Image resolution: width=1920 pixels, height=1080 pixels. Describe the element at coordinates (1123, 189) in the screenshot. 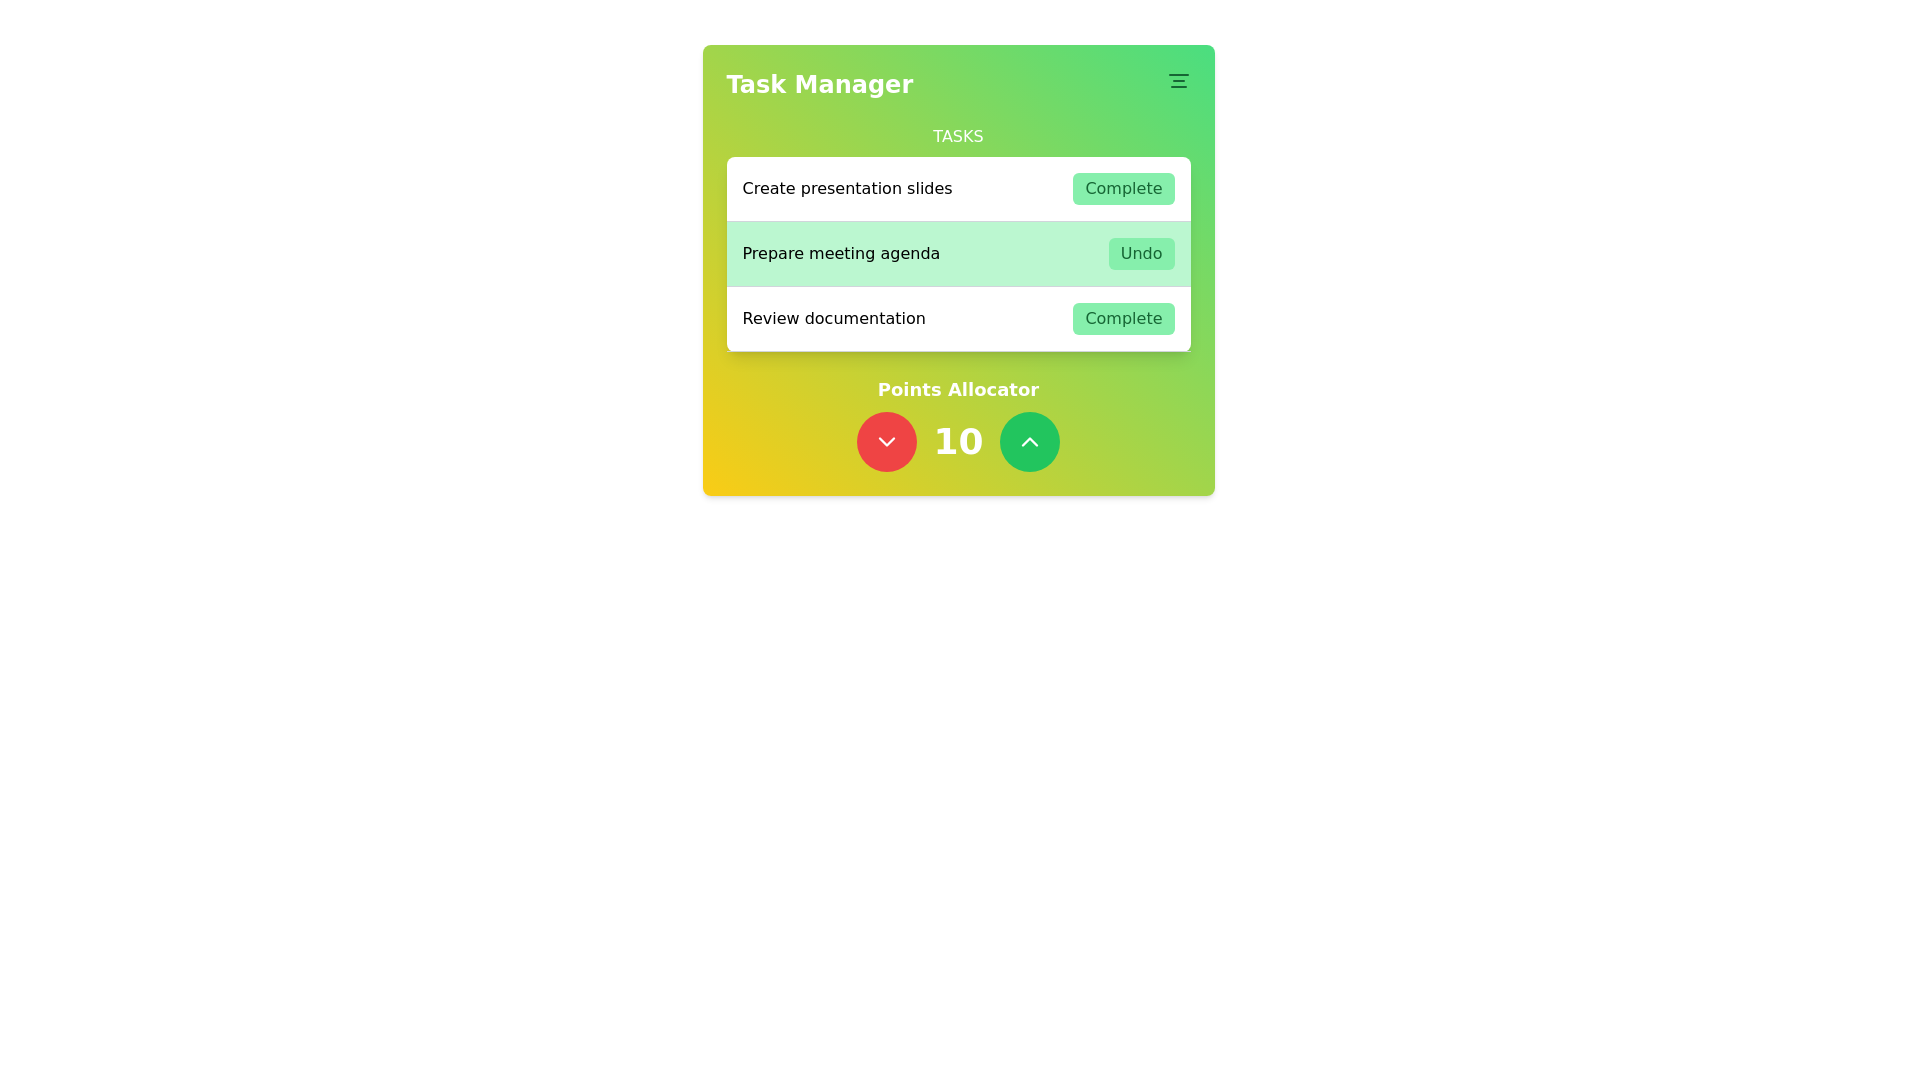

I see `the 'Complete' button to mark the task 'Create presentation slides' as completed` at that location.